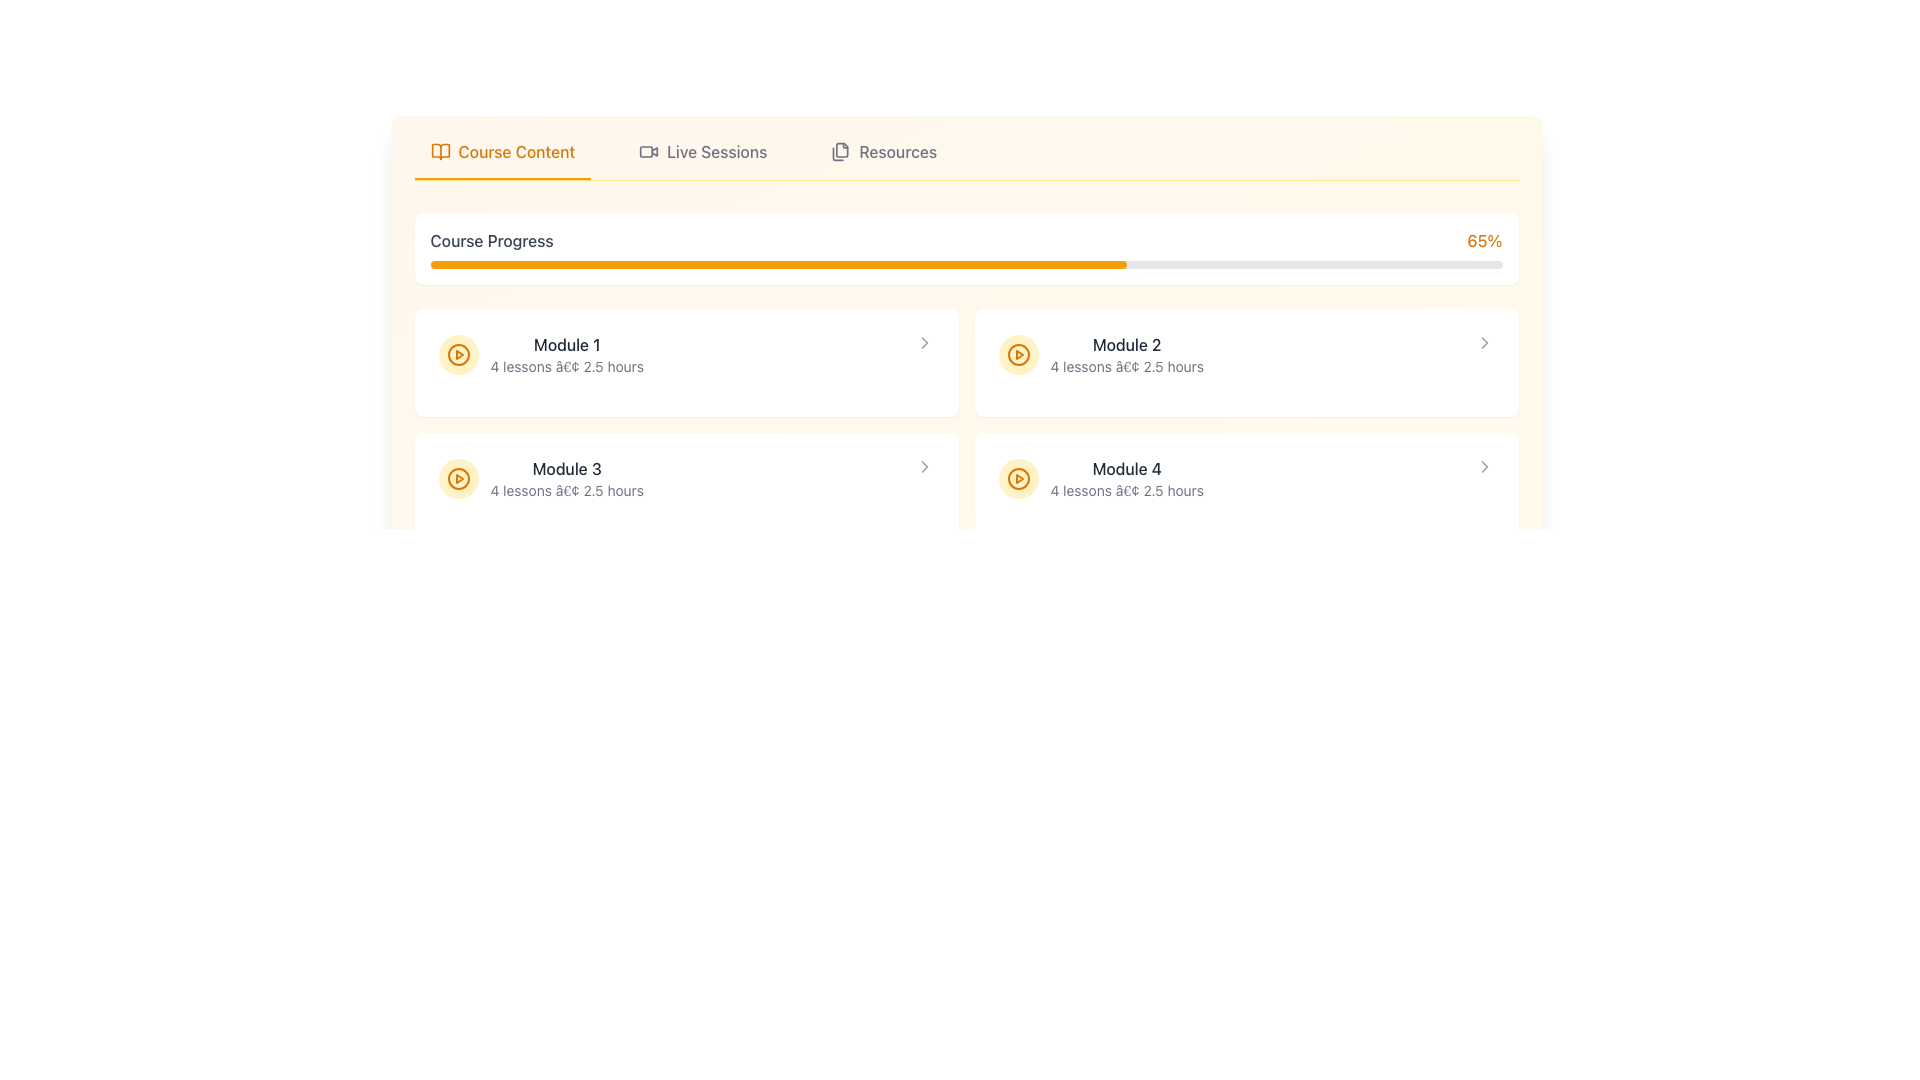  I want to click on information displayed in the text label that shows '4 lessons • 2.5 hours', which is located directly below the title 'Module 1' within a card in the top-left corner of the section, so click(566, 366).